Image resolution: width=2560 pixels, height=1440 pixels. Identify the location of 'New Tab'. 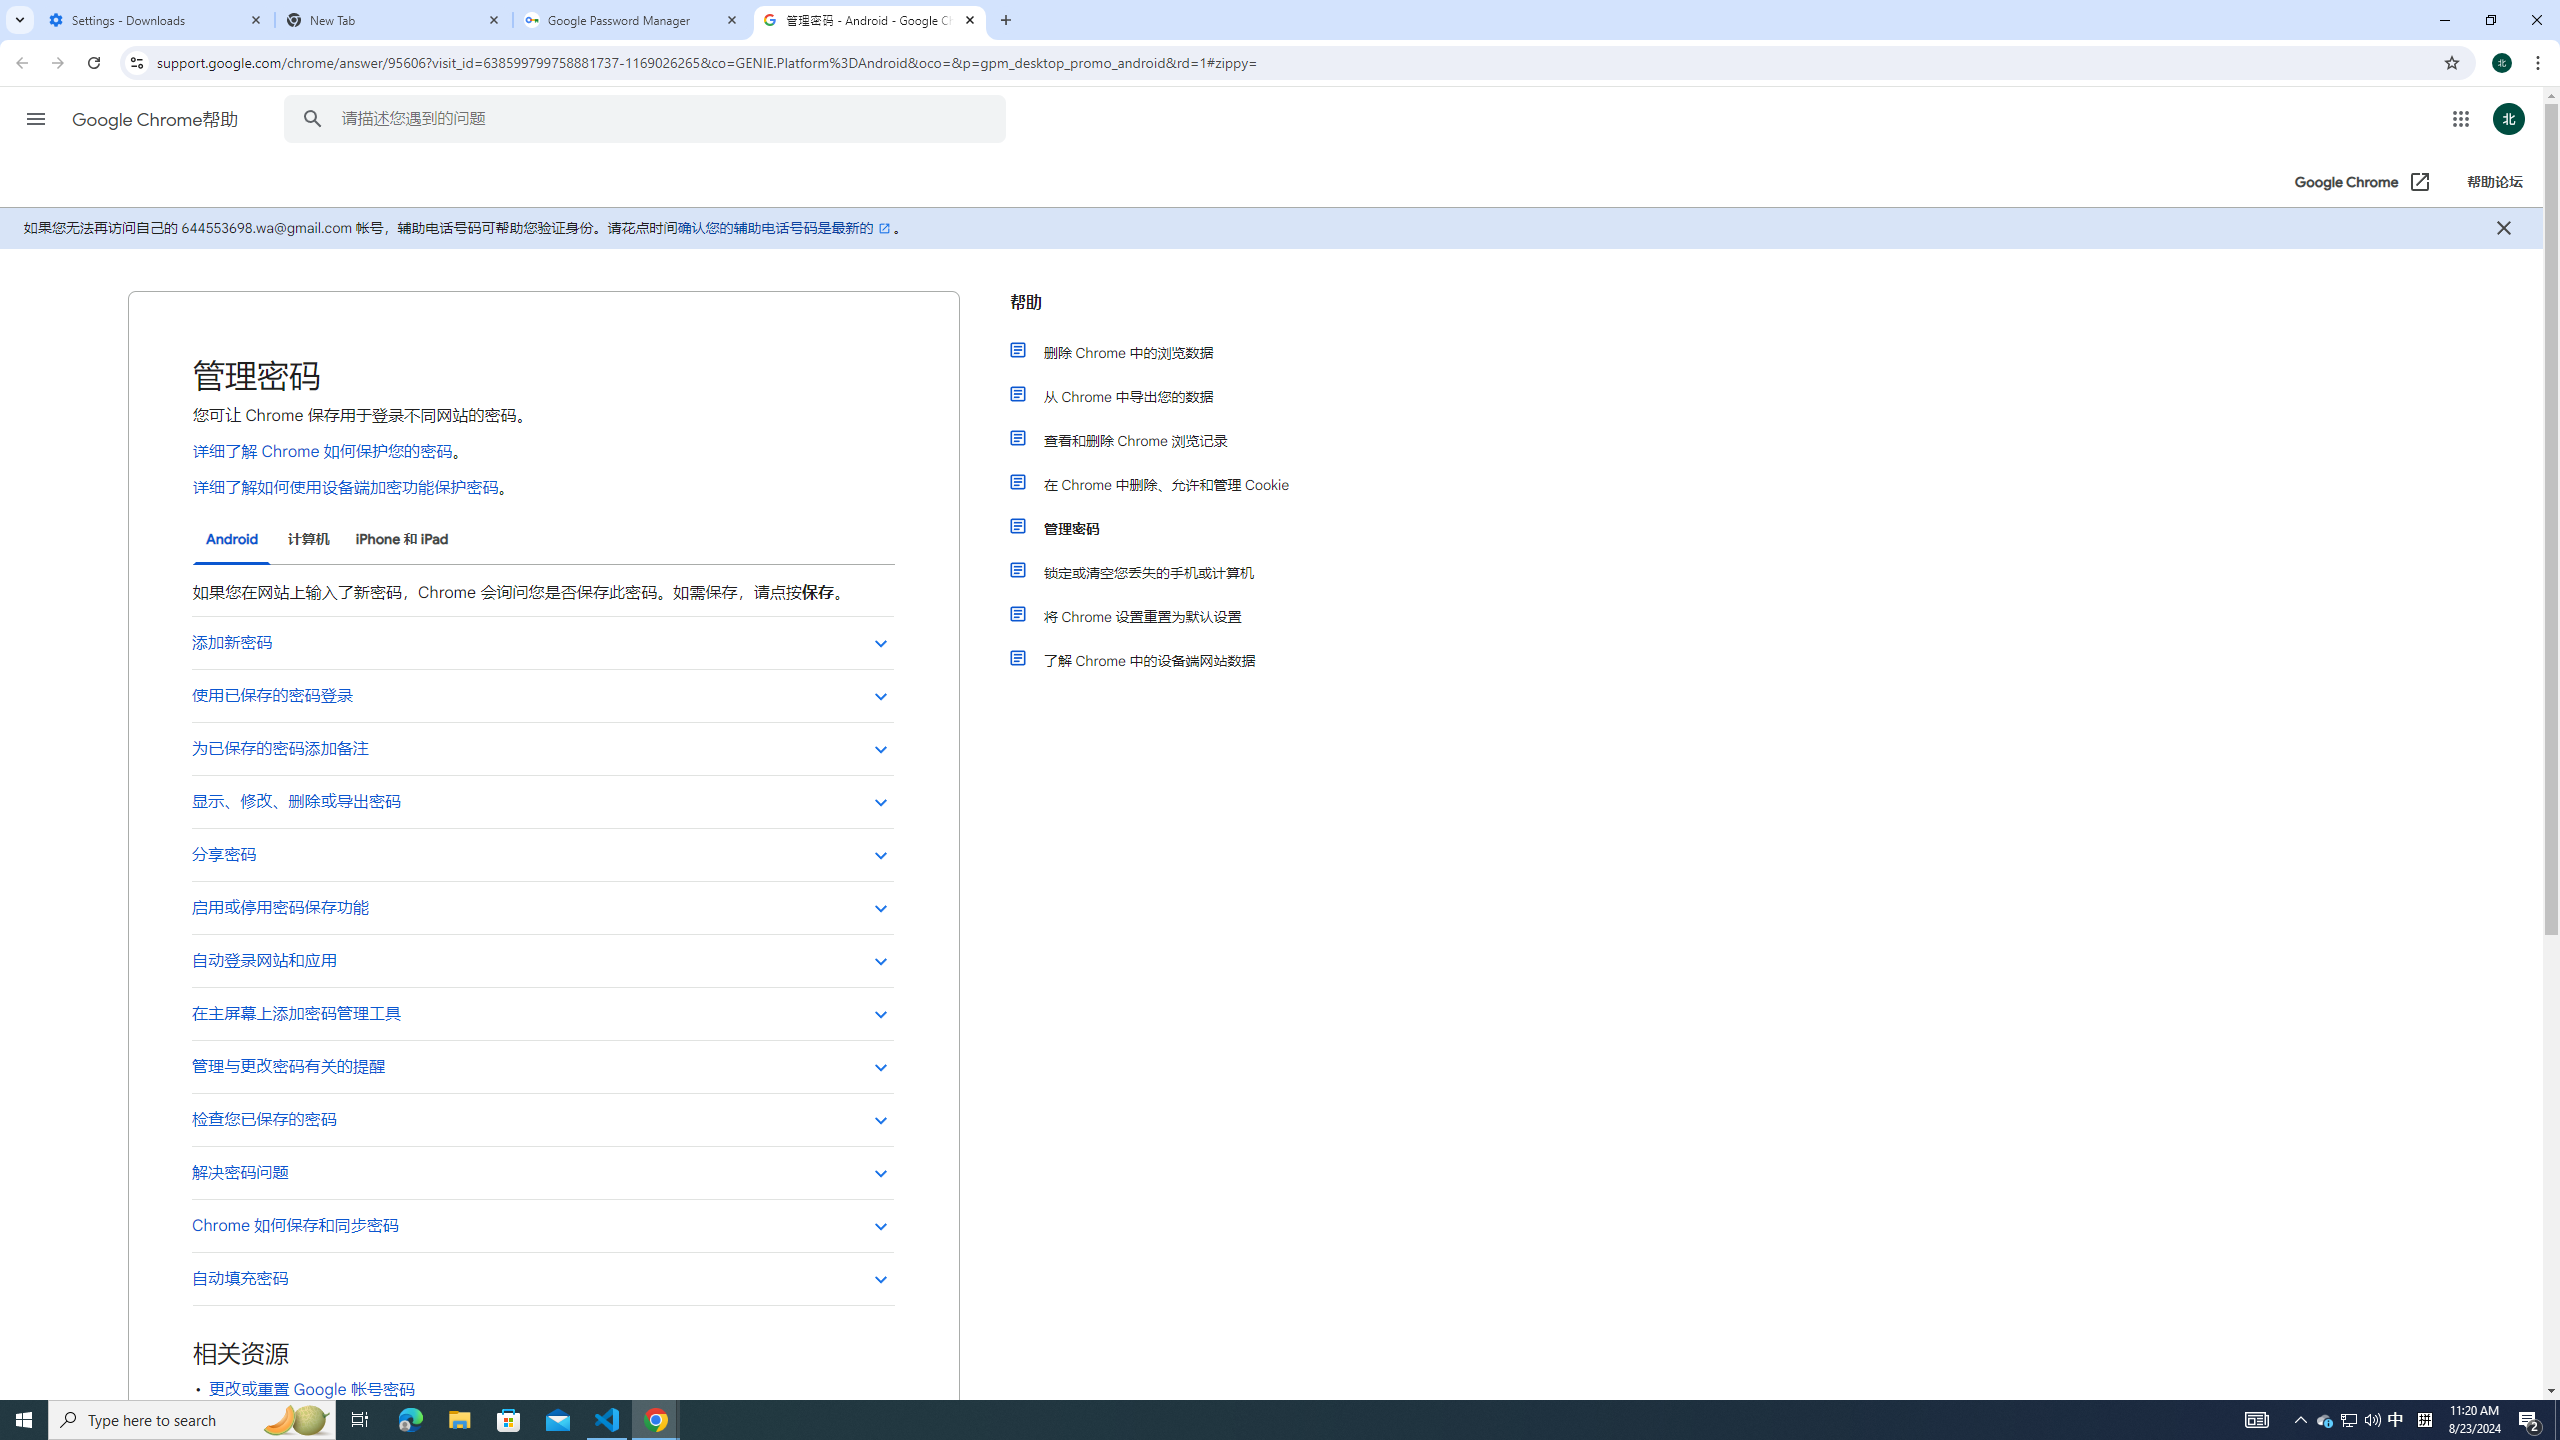
(394, 19).